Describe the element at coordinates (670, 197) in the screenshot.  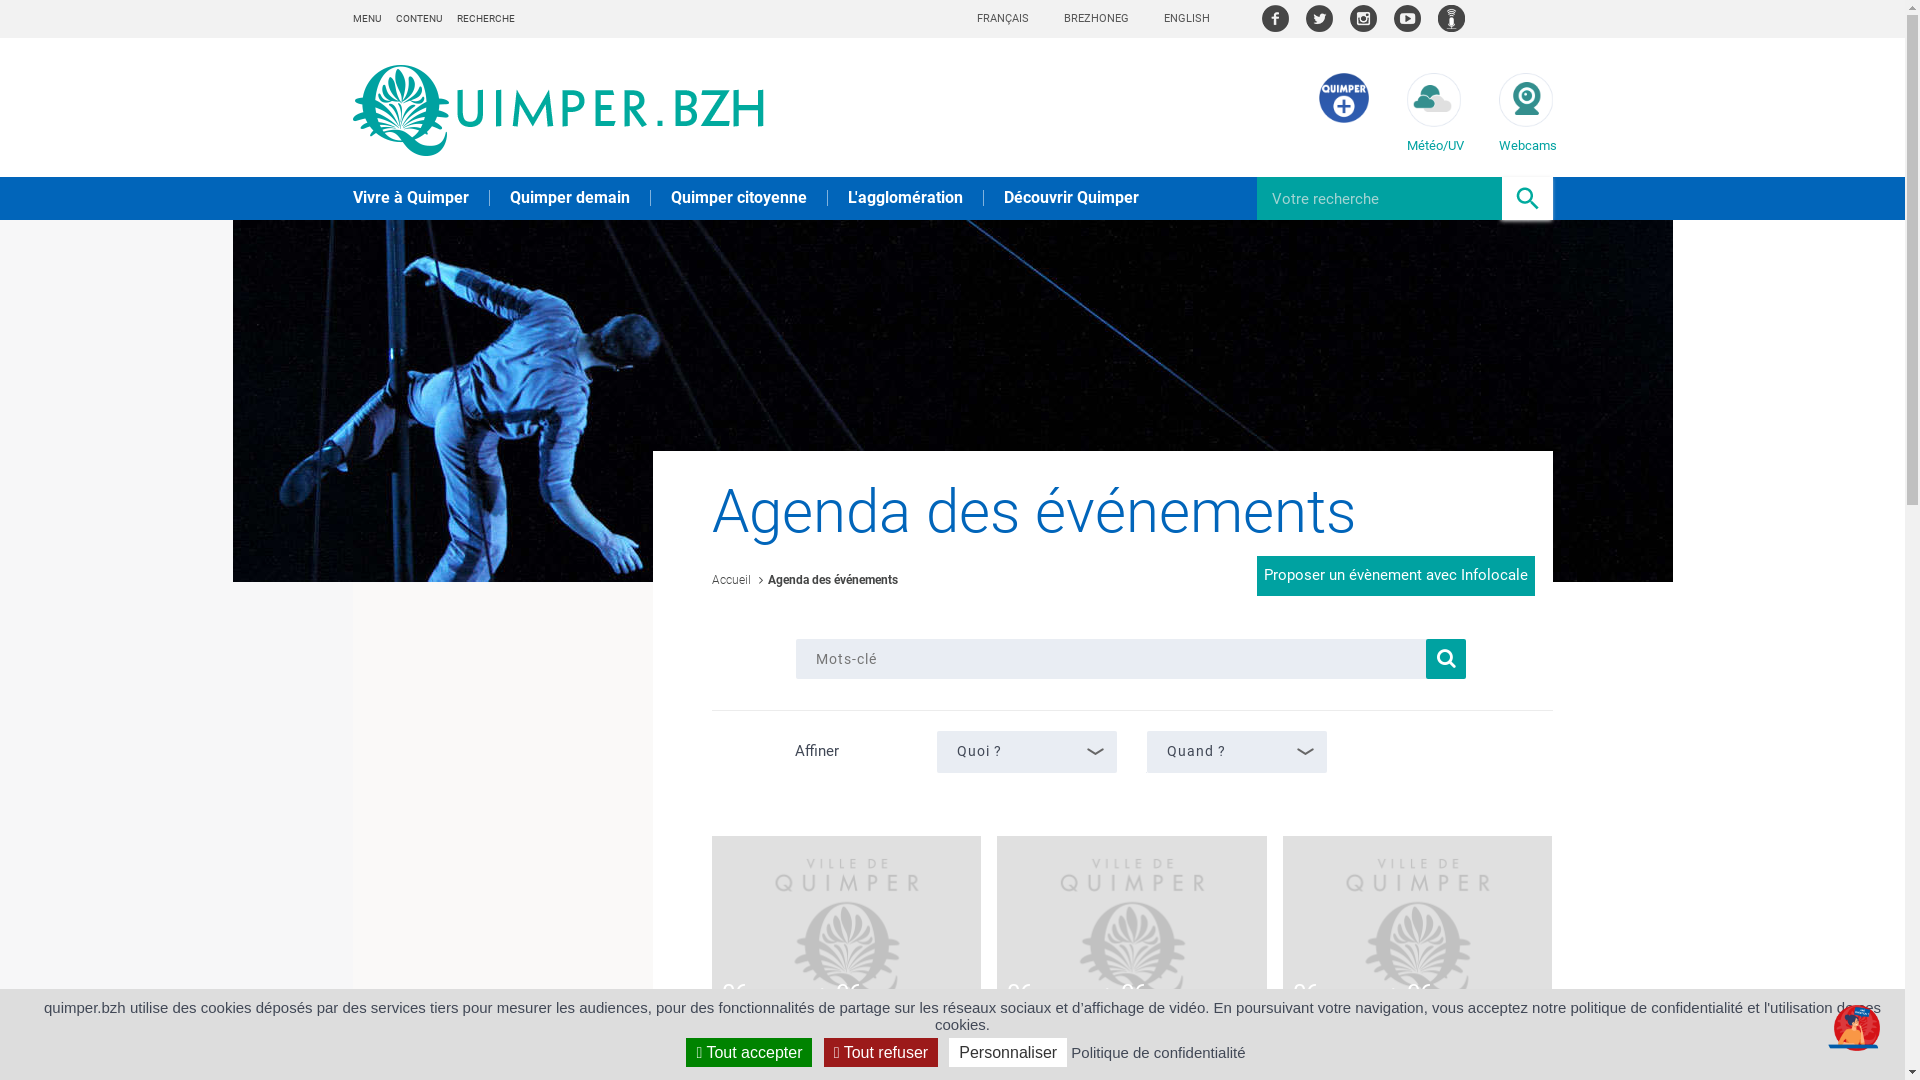
I see `'Quimper citoyenne'` at that location.